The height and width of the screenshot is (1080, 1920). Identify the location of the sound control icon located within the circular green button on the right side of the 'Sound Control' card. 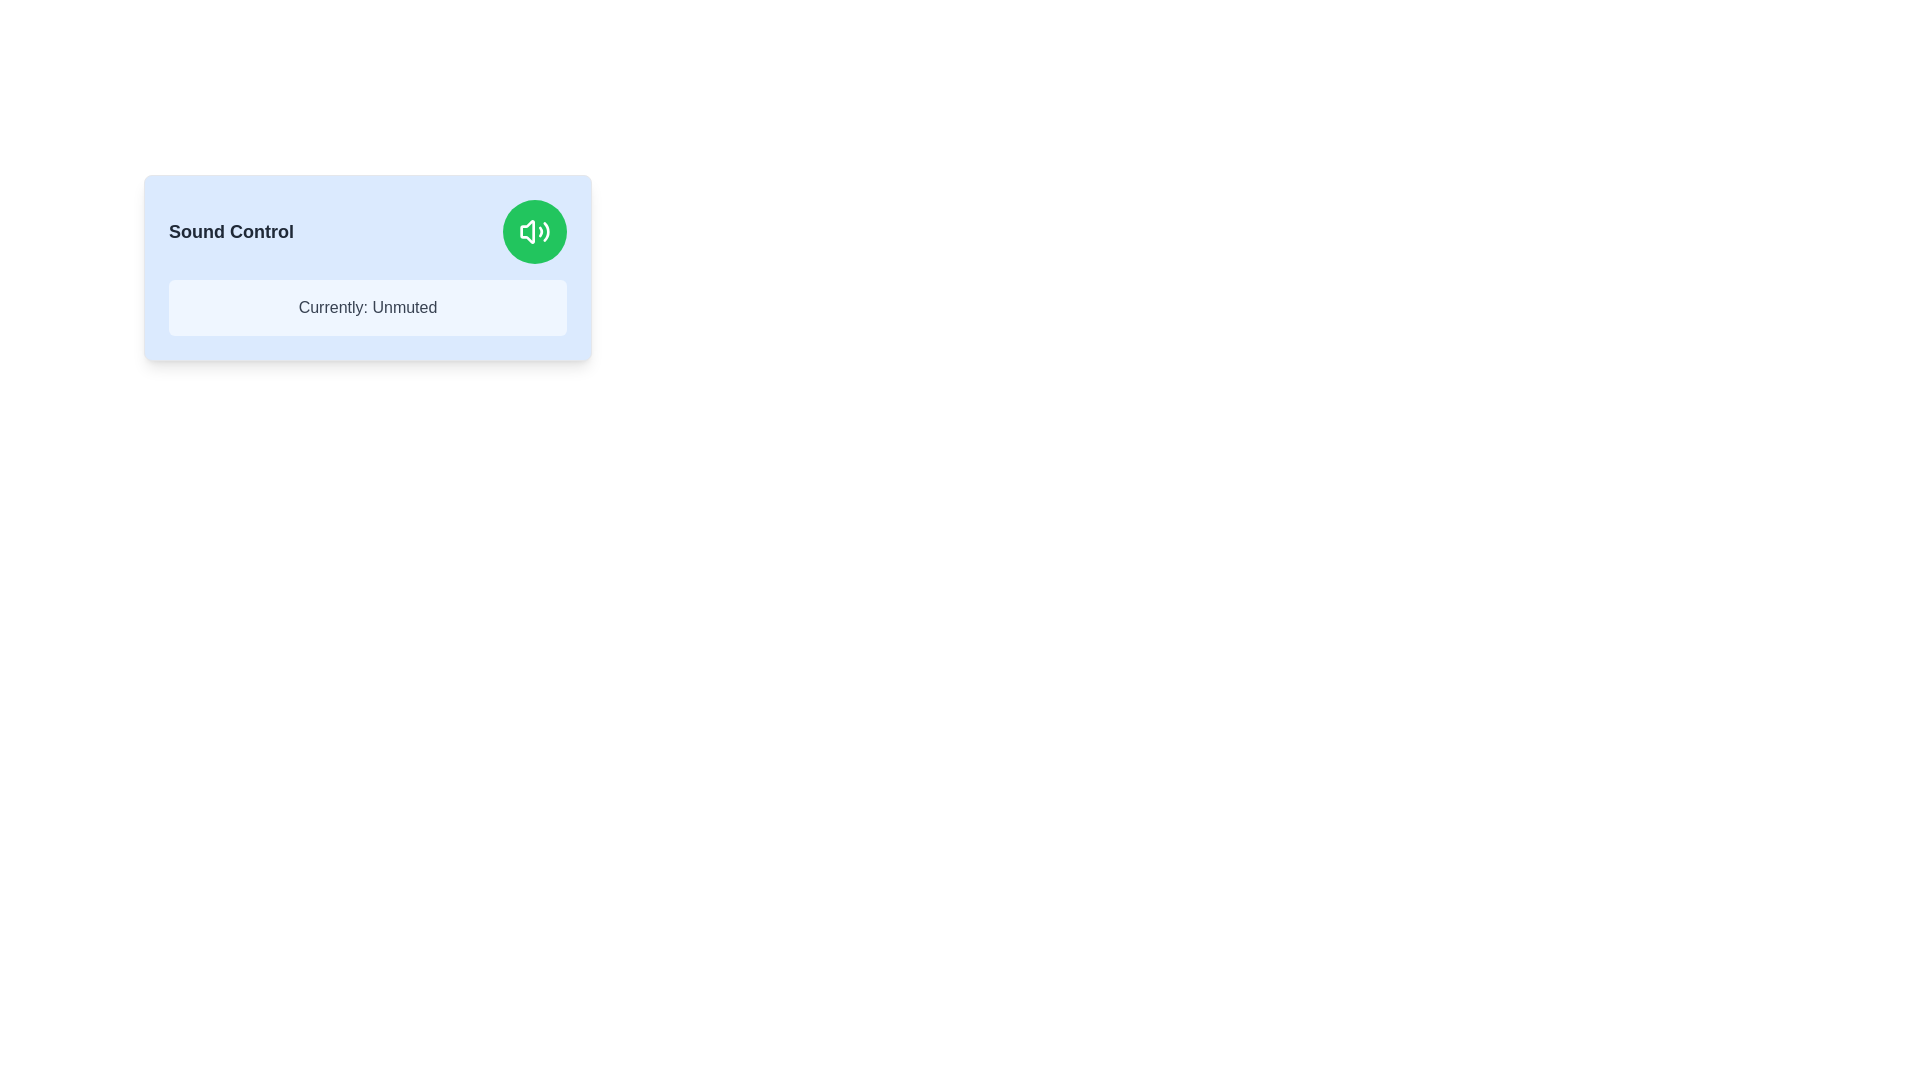
(534, 230).